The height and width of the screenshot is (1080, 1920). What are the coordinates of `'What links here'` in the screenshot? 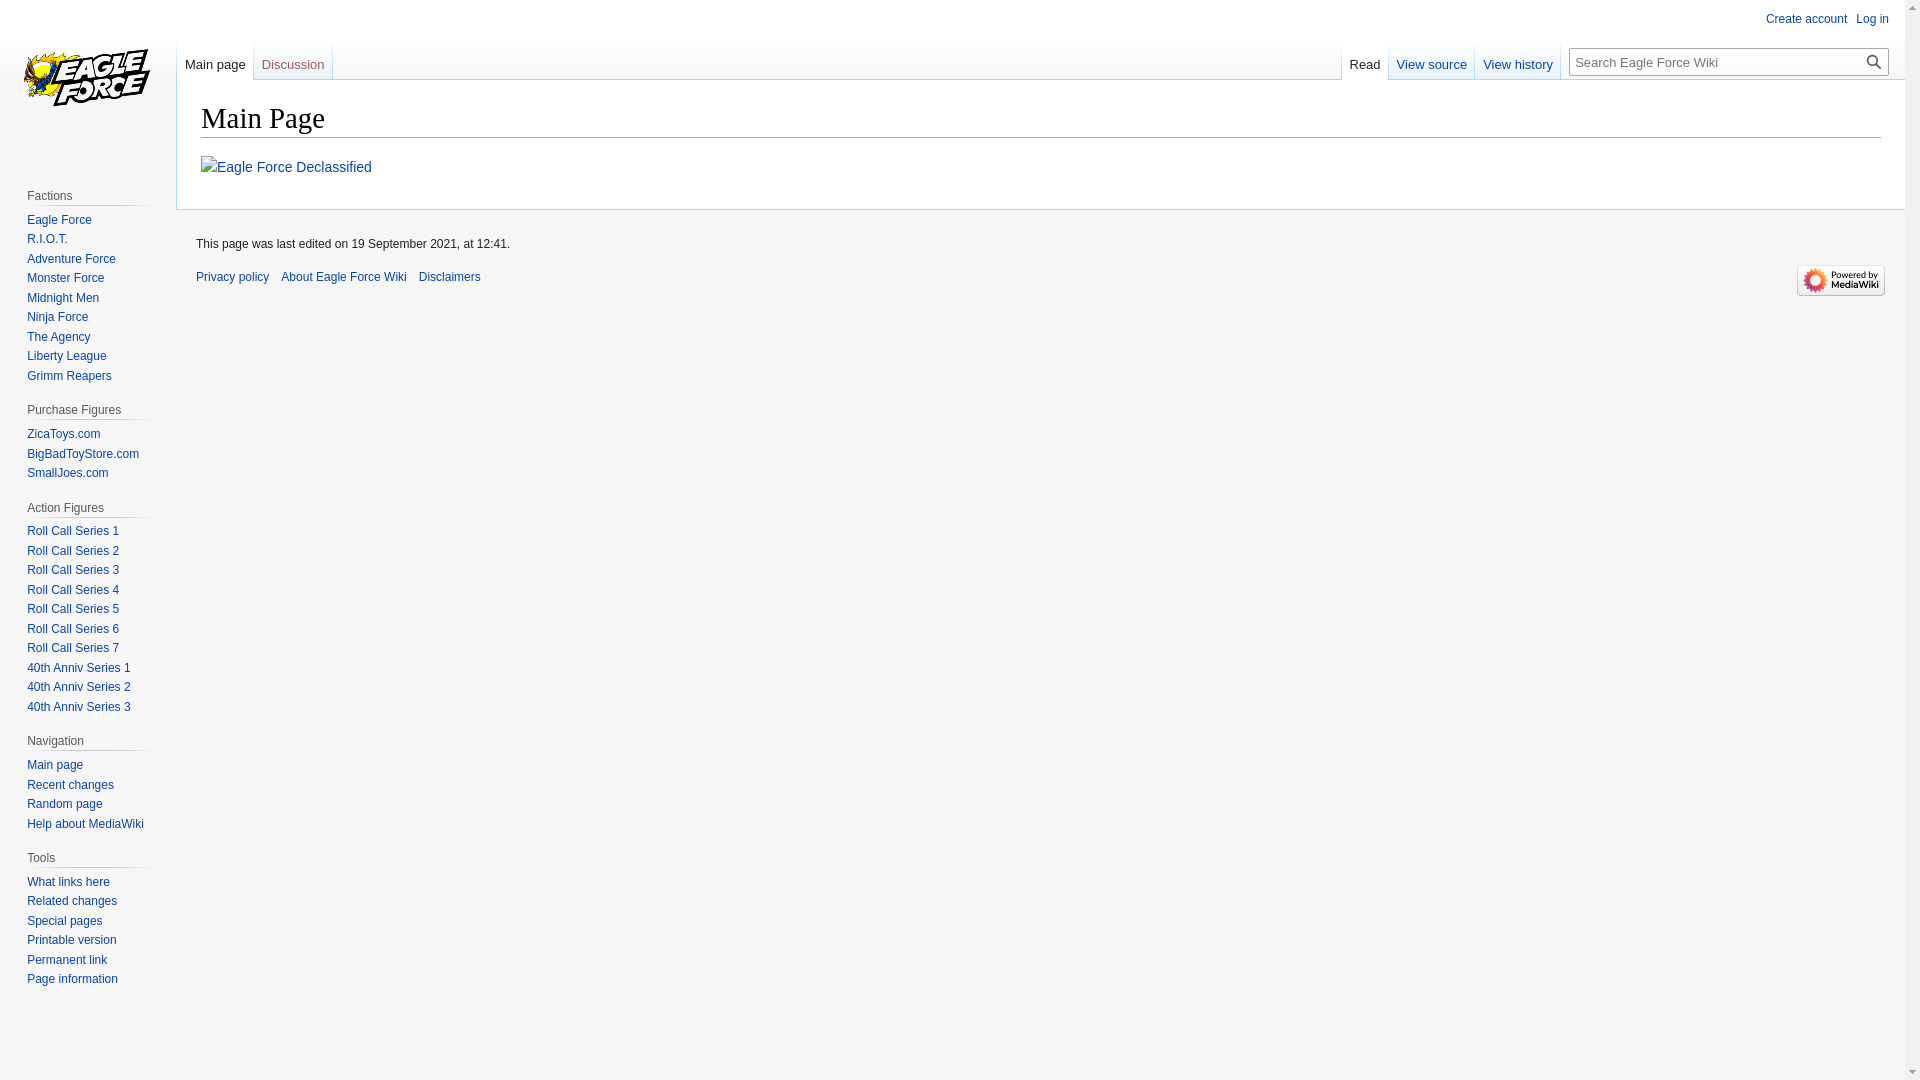 It's located at (68, 881).